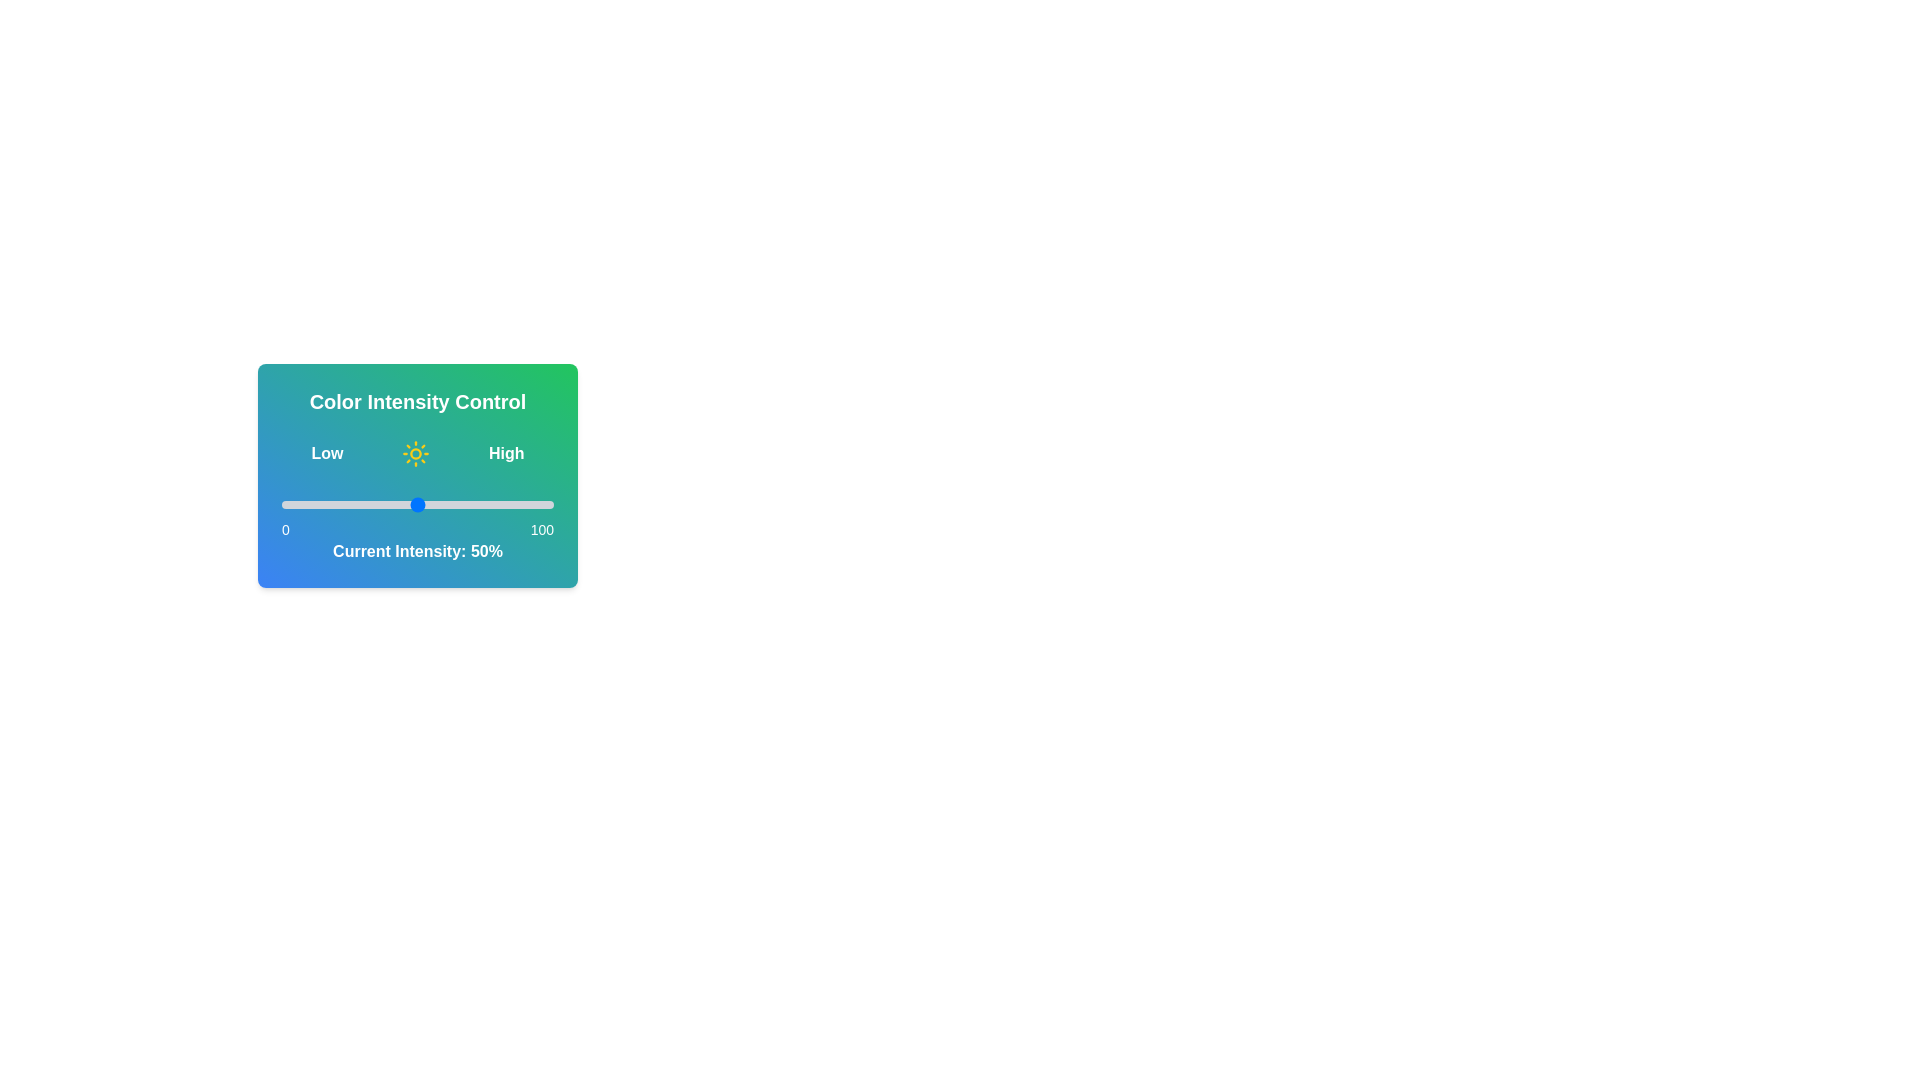 Image resolution: width=1920 pixels, height=1080 pixels. Describe the element at coordinates (441, 504) in the screenshot. I see `the slider value` at that location.